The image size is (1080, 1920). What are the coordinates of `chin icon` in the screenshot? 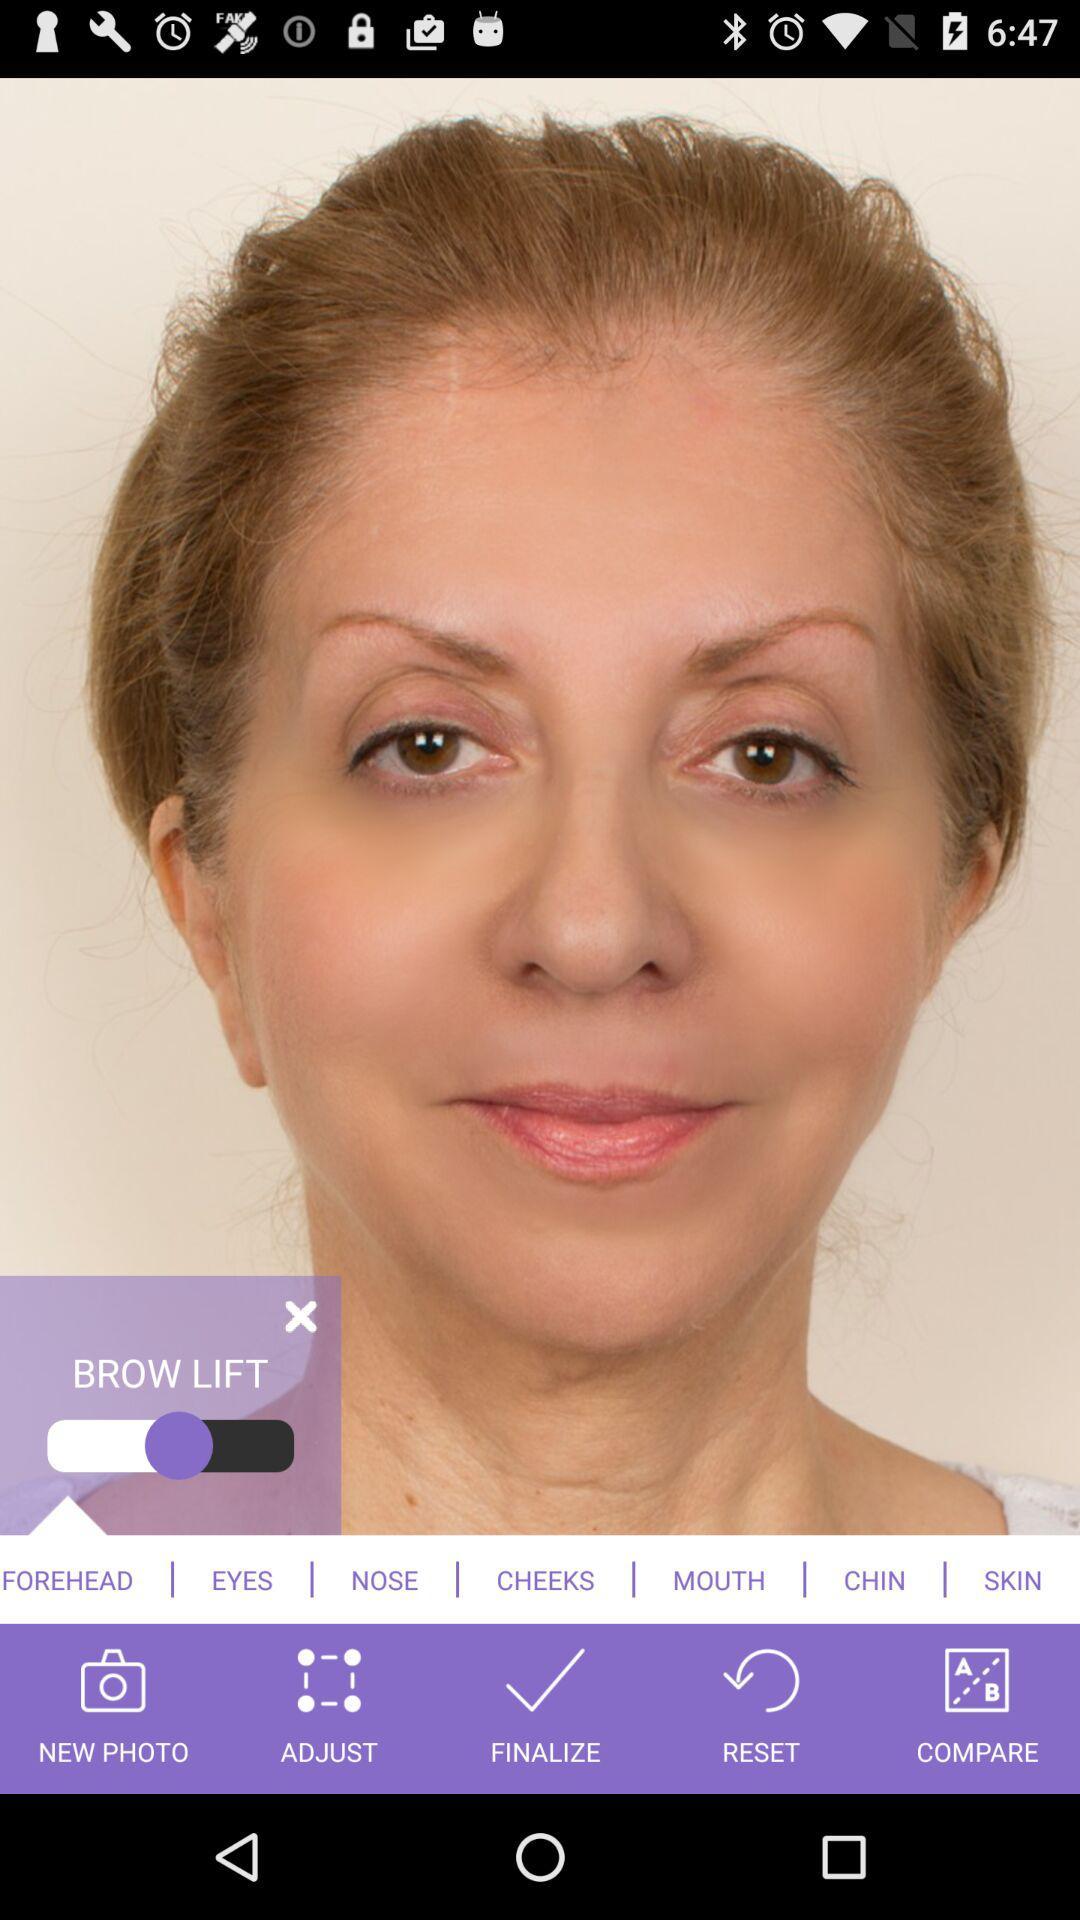 It's located at (873, 1578).